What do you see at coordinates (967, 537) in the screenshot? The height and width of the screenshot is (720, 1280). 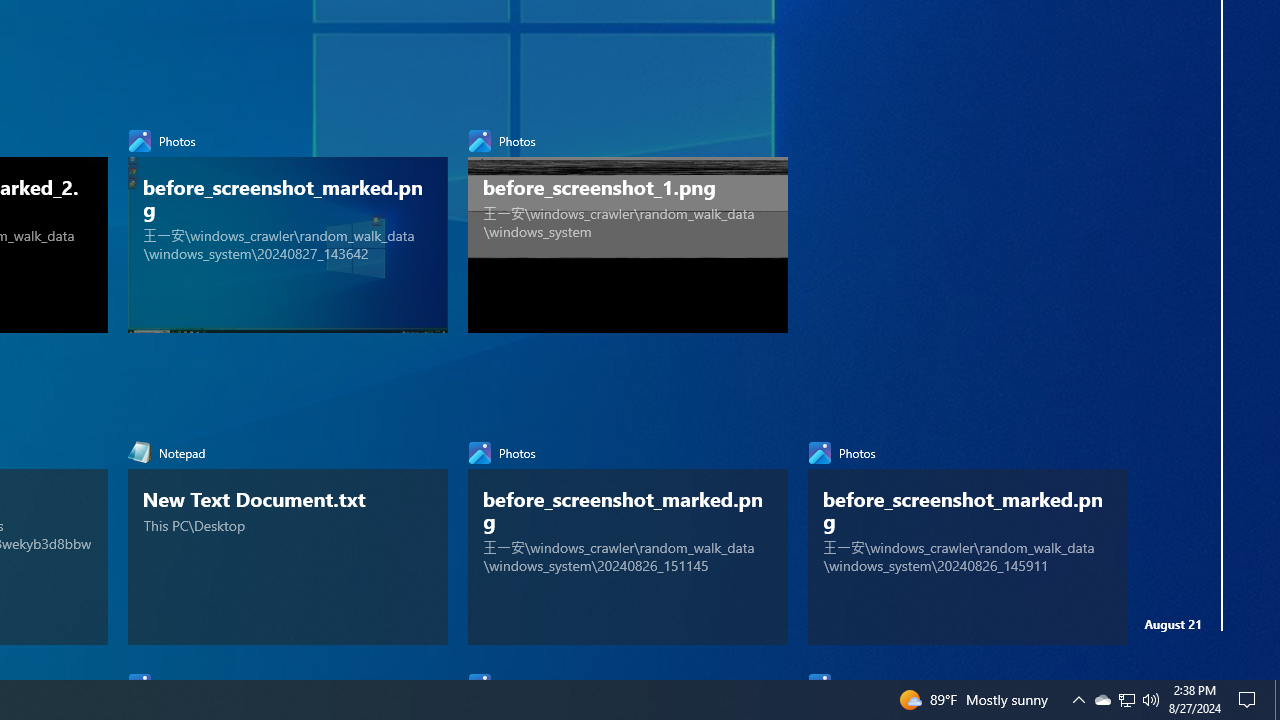 I see `'Photos, before_screenshot_marked.png'` at bounding box center [967, 537].